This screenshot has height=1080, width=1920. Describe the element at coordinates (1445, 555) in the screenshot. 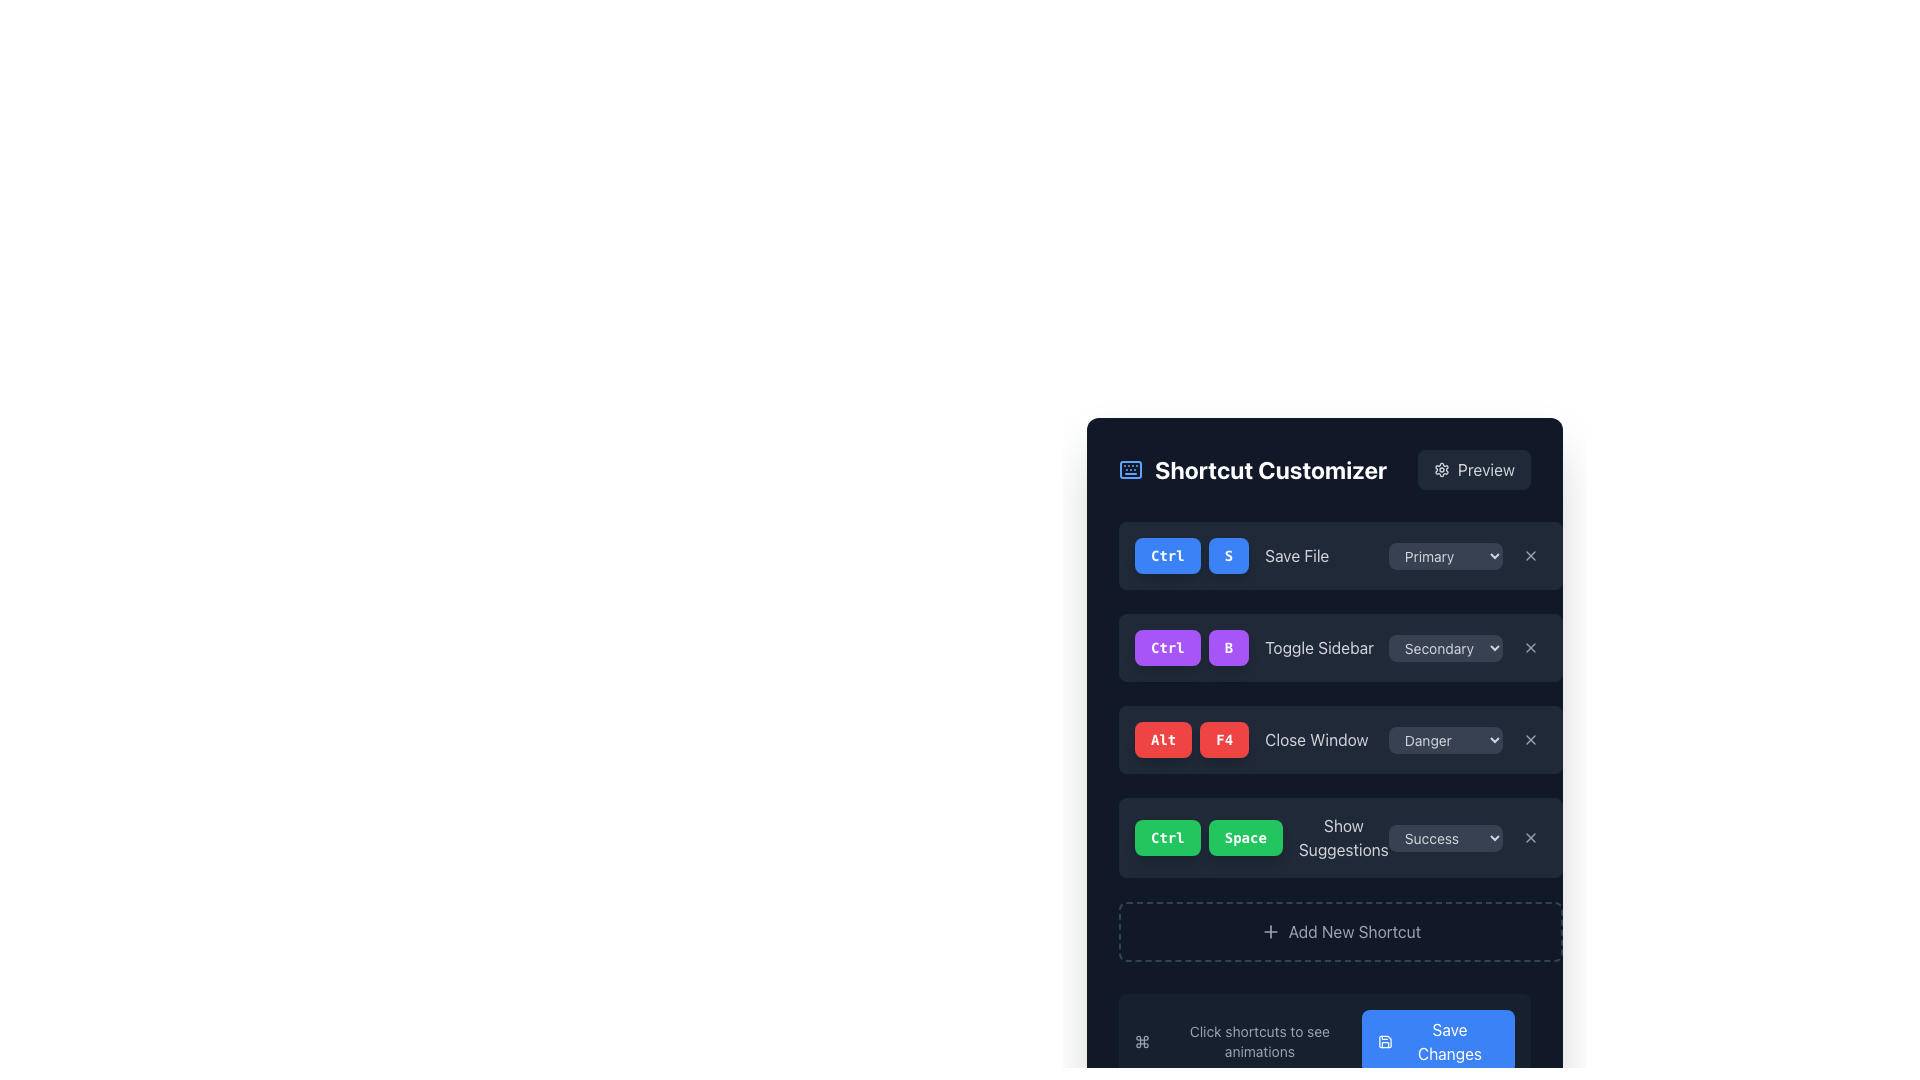

I see `the Dropdown button located in the top row of the Shortcut Customizer panel, which is associated with the 'Save File' entry` at that location.